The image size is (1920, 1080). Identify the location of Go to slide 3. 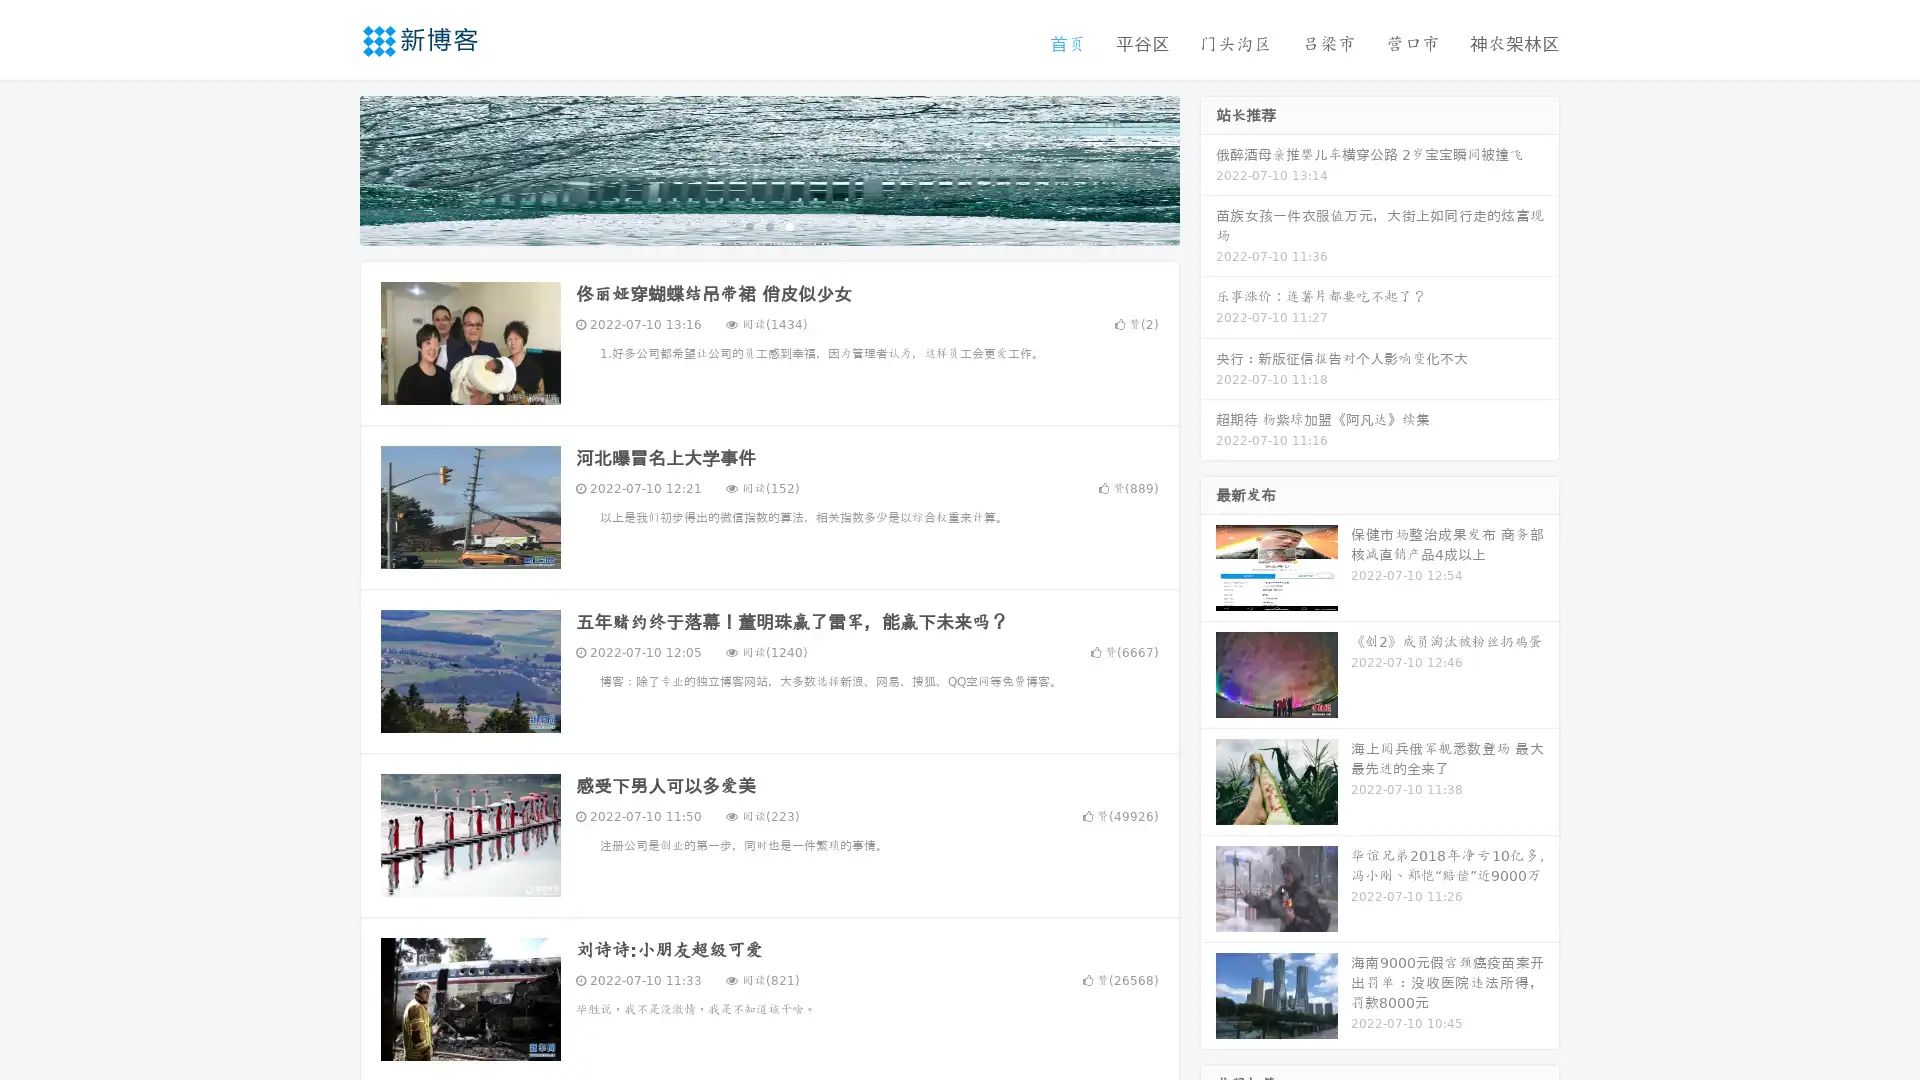
(789, 225).